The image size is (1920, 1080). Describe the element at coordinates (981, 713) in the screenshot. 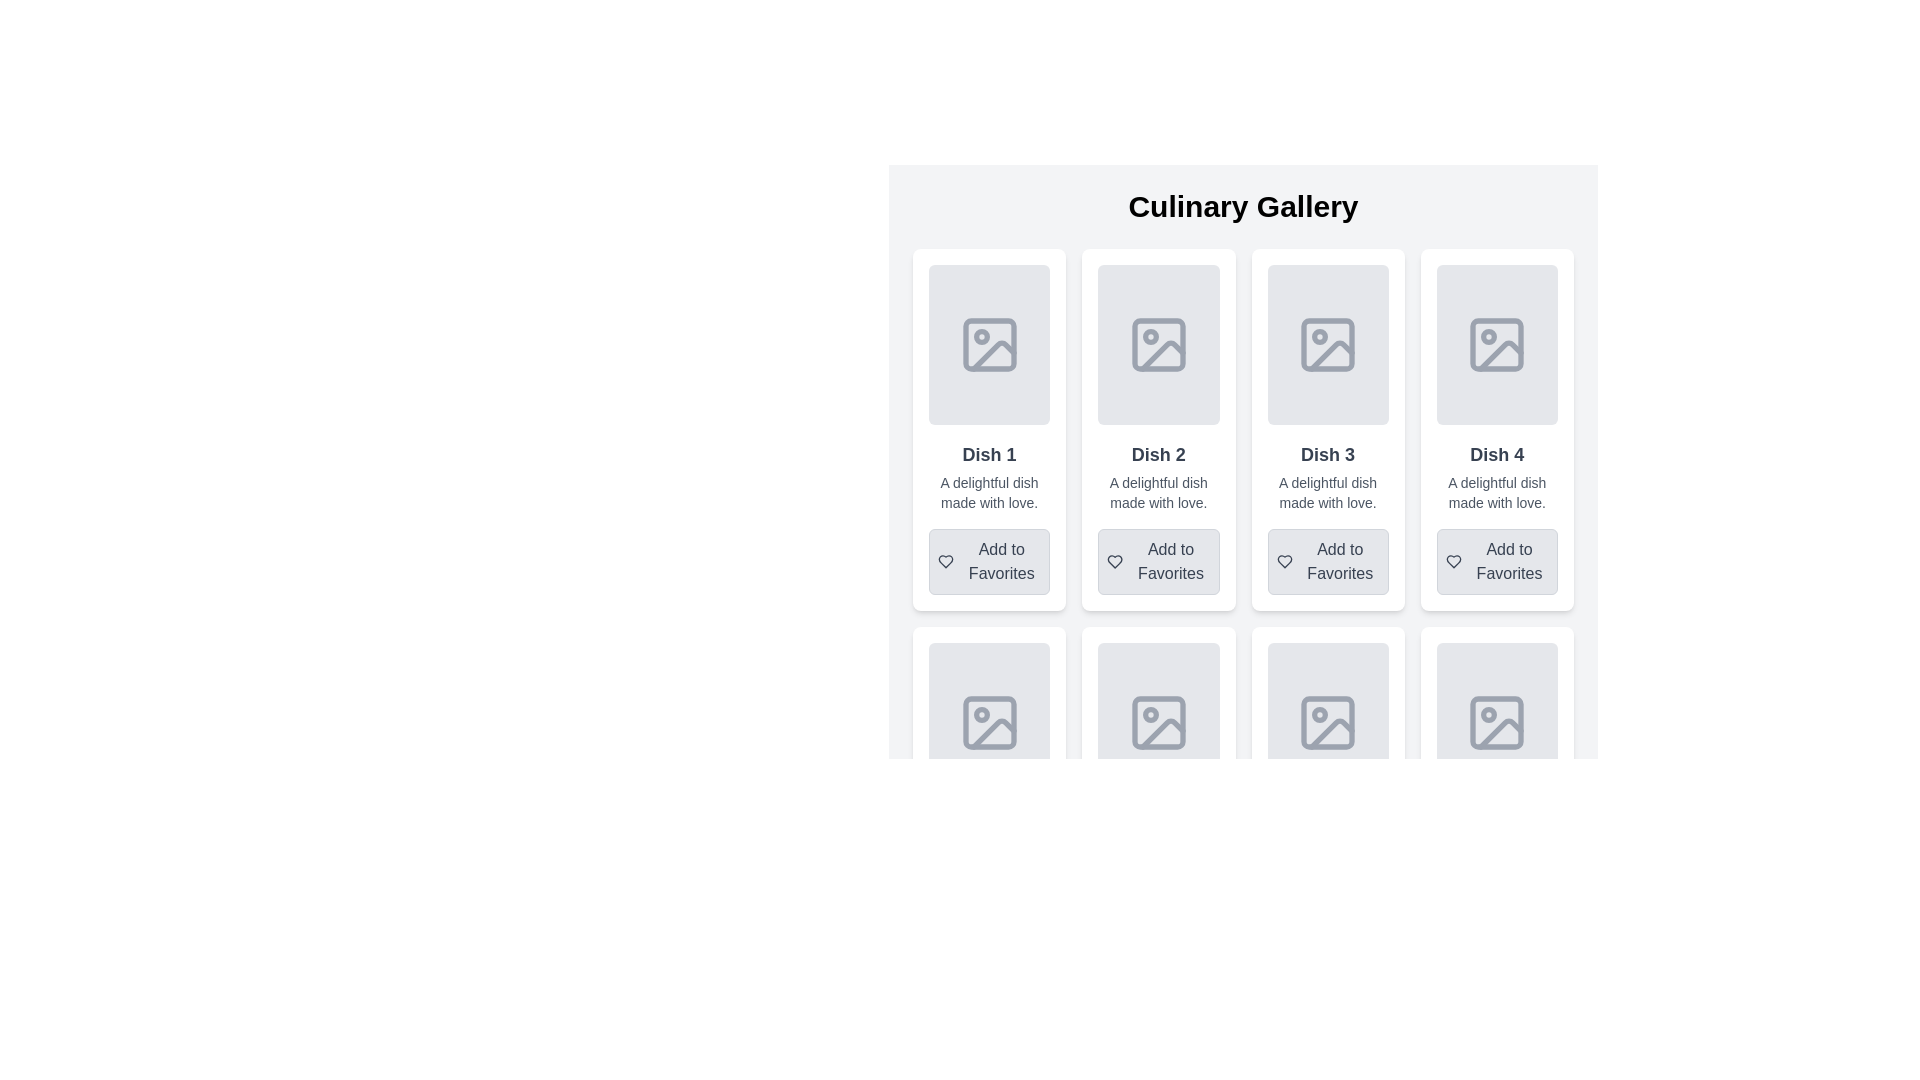

I see `the circular status indicator icon located in the second row, first slot of the grid-like image placeholders` at that location.